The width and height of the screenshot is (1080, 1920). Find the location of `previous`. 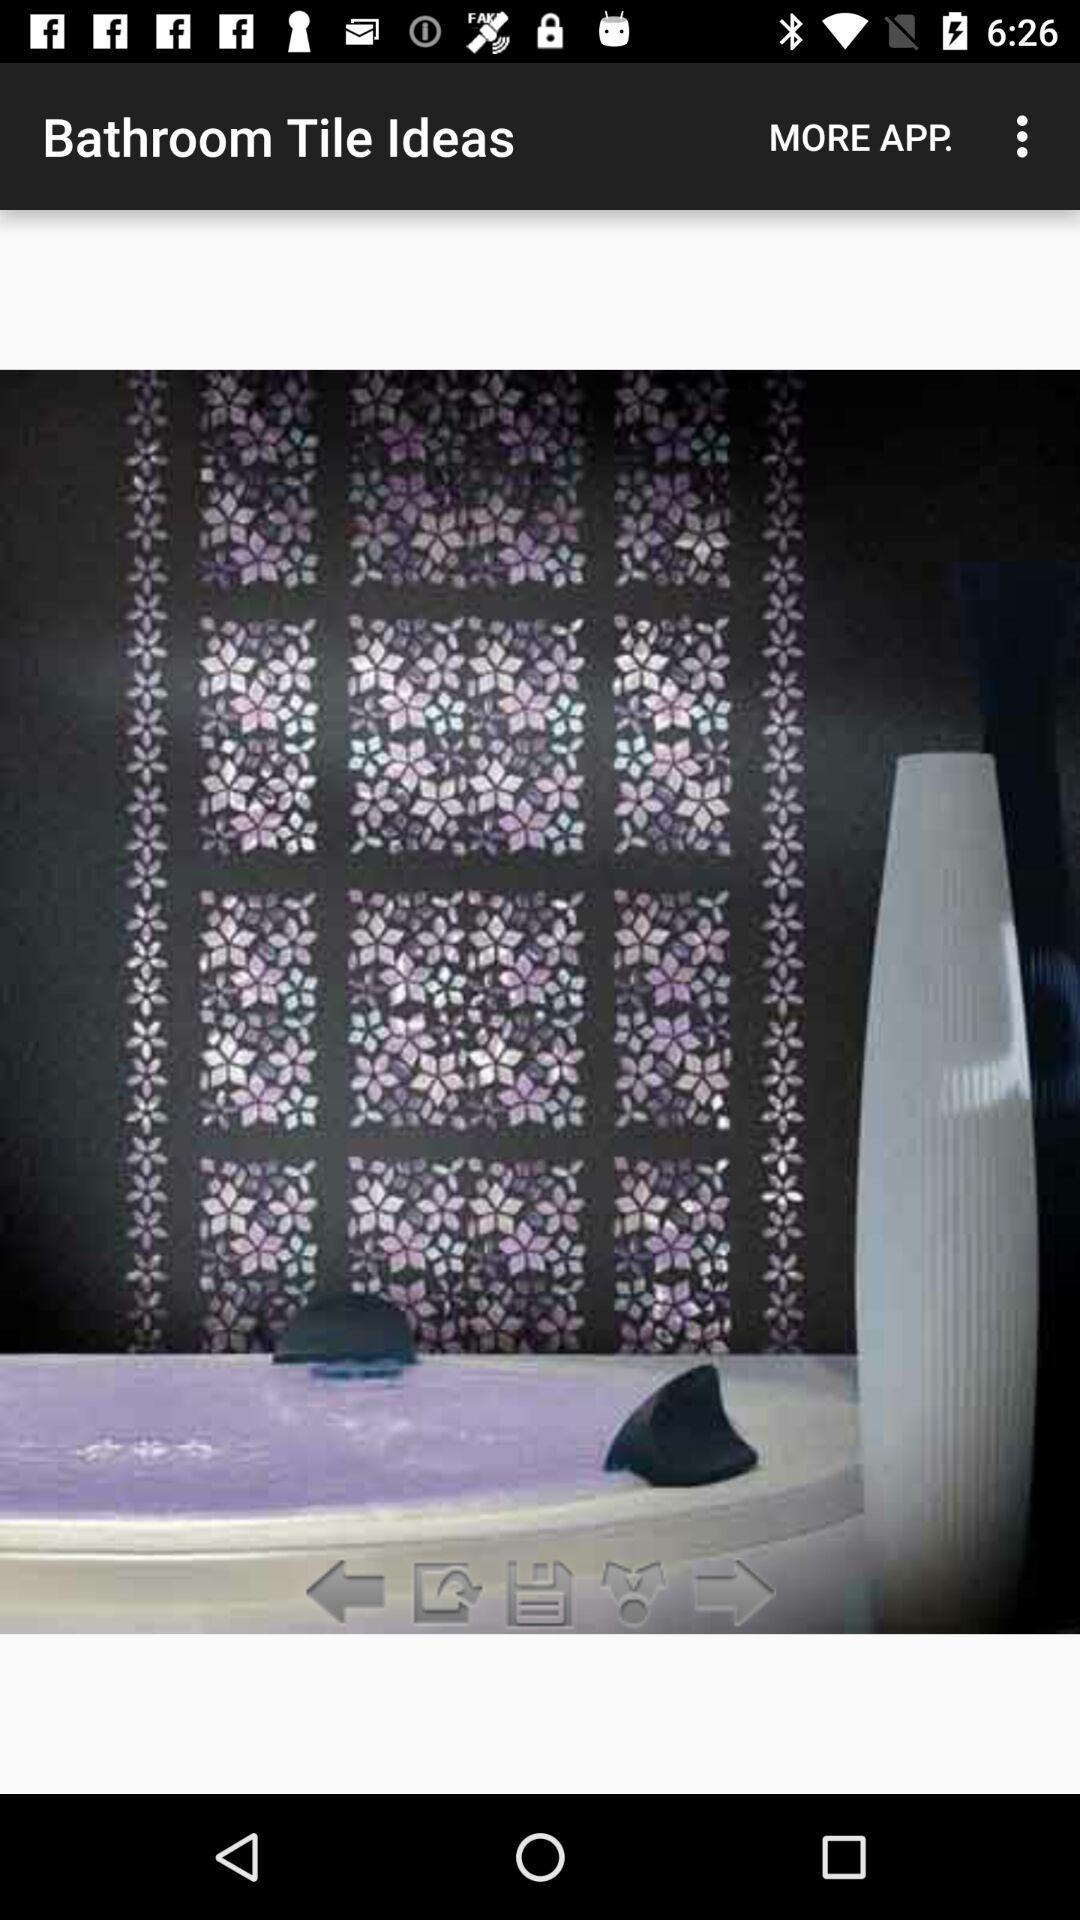

previous is located at coordinates (350, 1593).